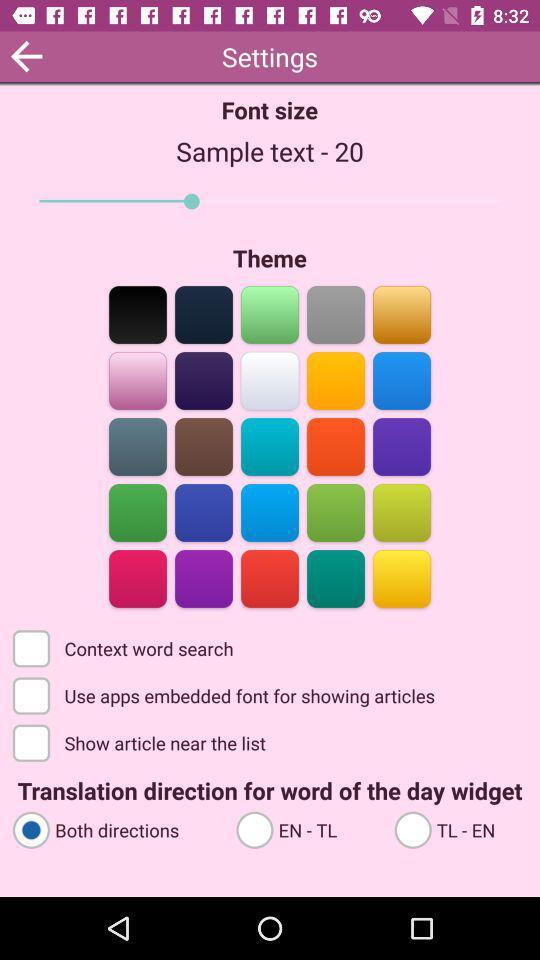 This screenshot has height=960, width=540. I want to click on change theme to orange, so click(335, 378).